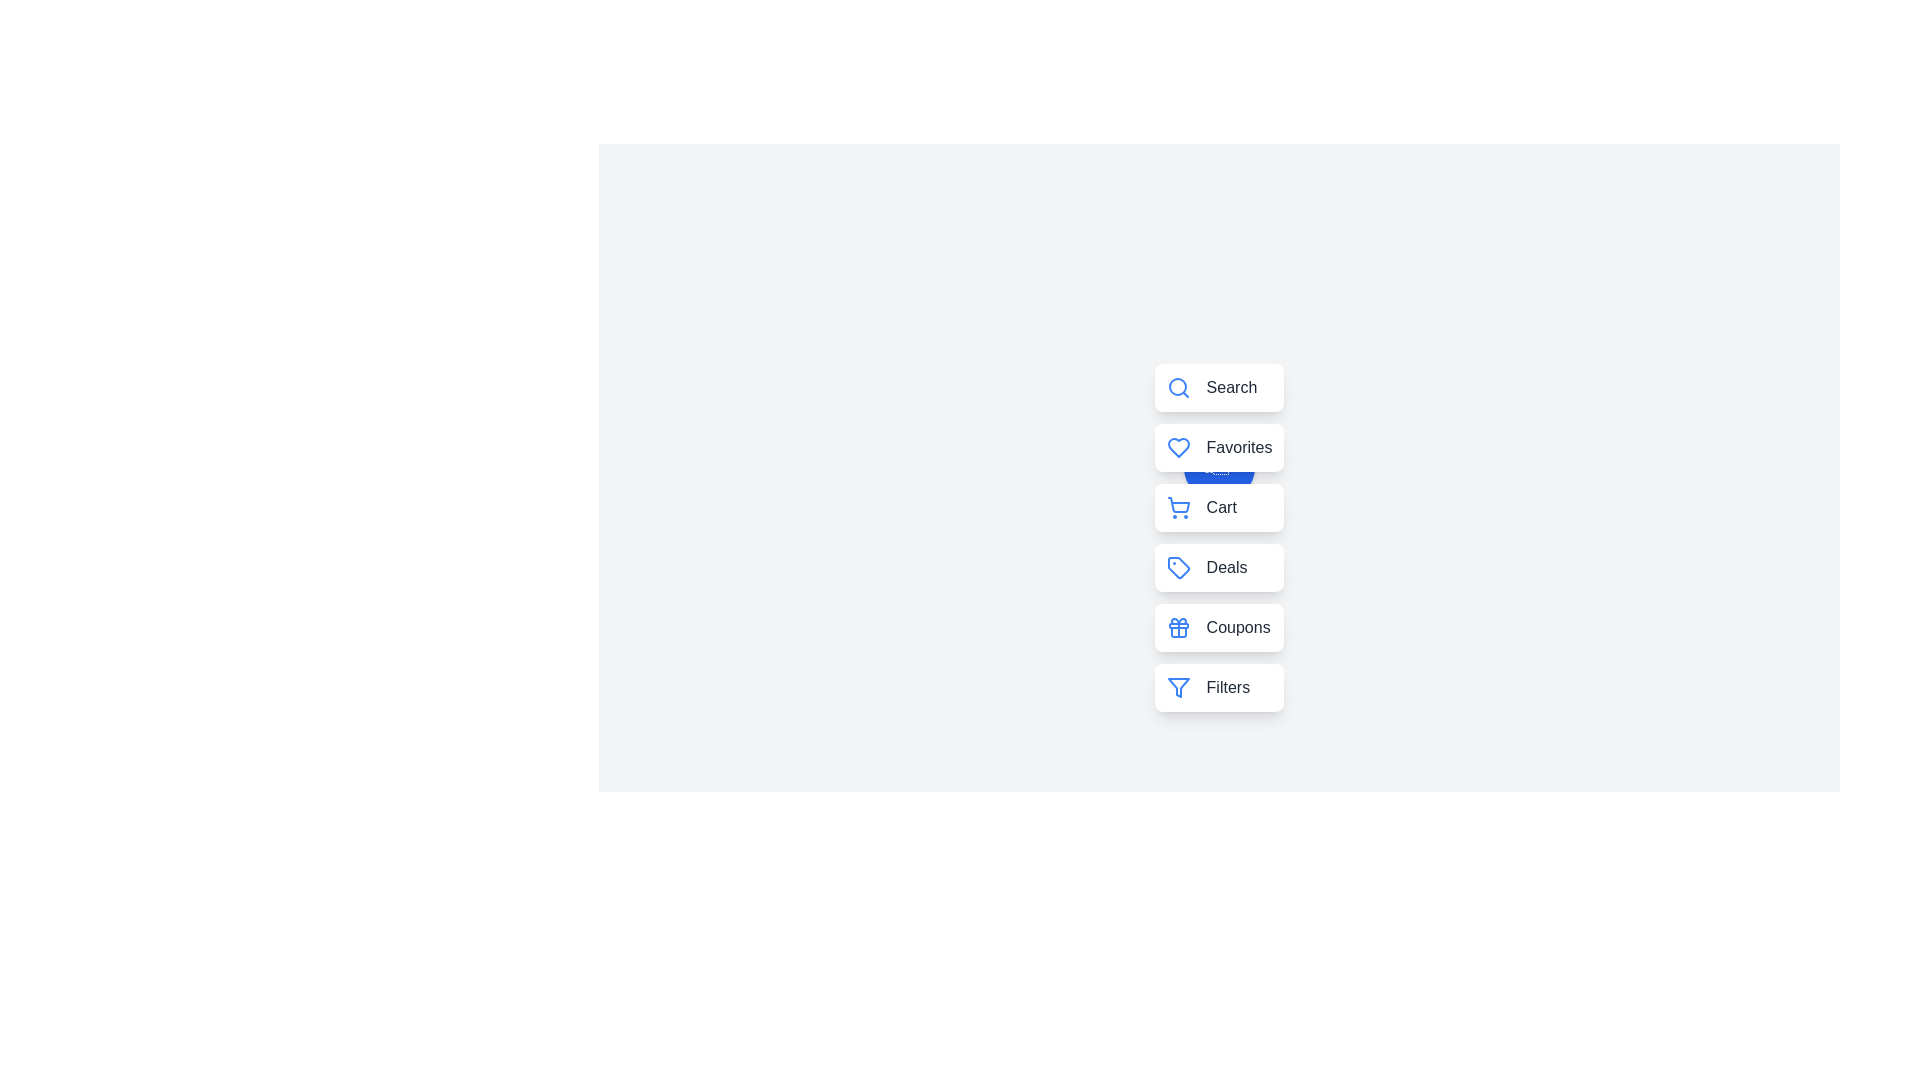  I want to click on the tag icon representing deals, which is located to the far left of the text 'Deals' within the 'Deals' button, so click(1178, 567).